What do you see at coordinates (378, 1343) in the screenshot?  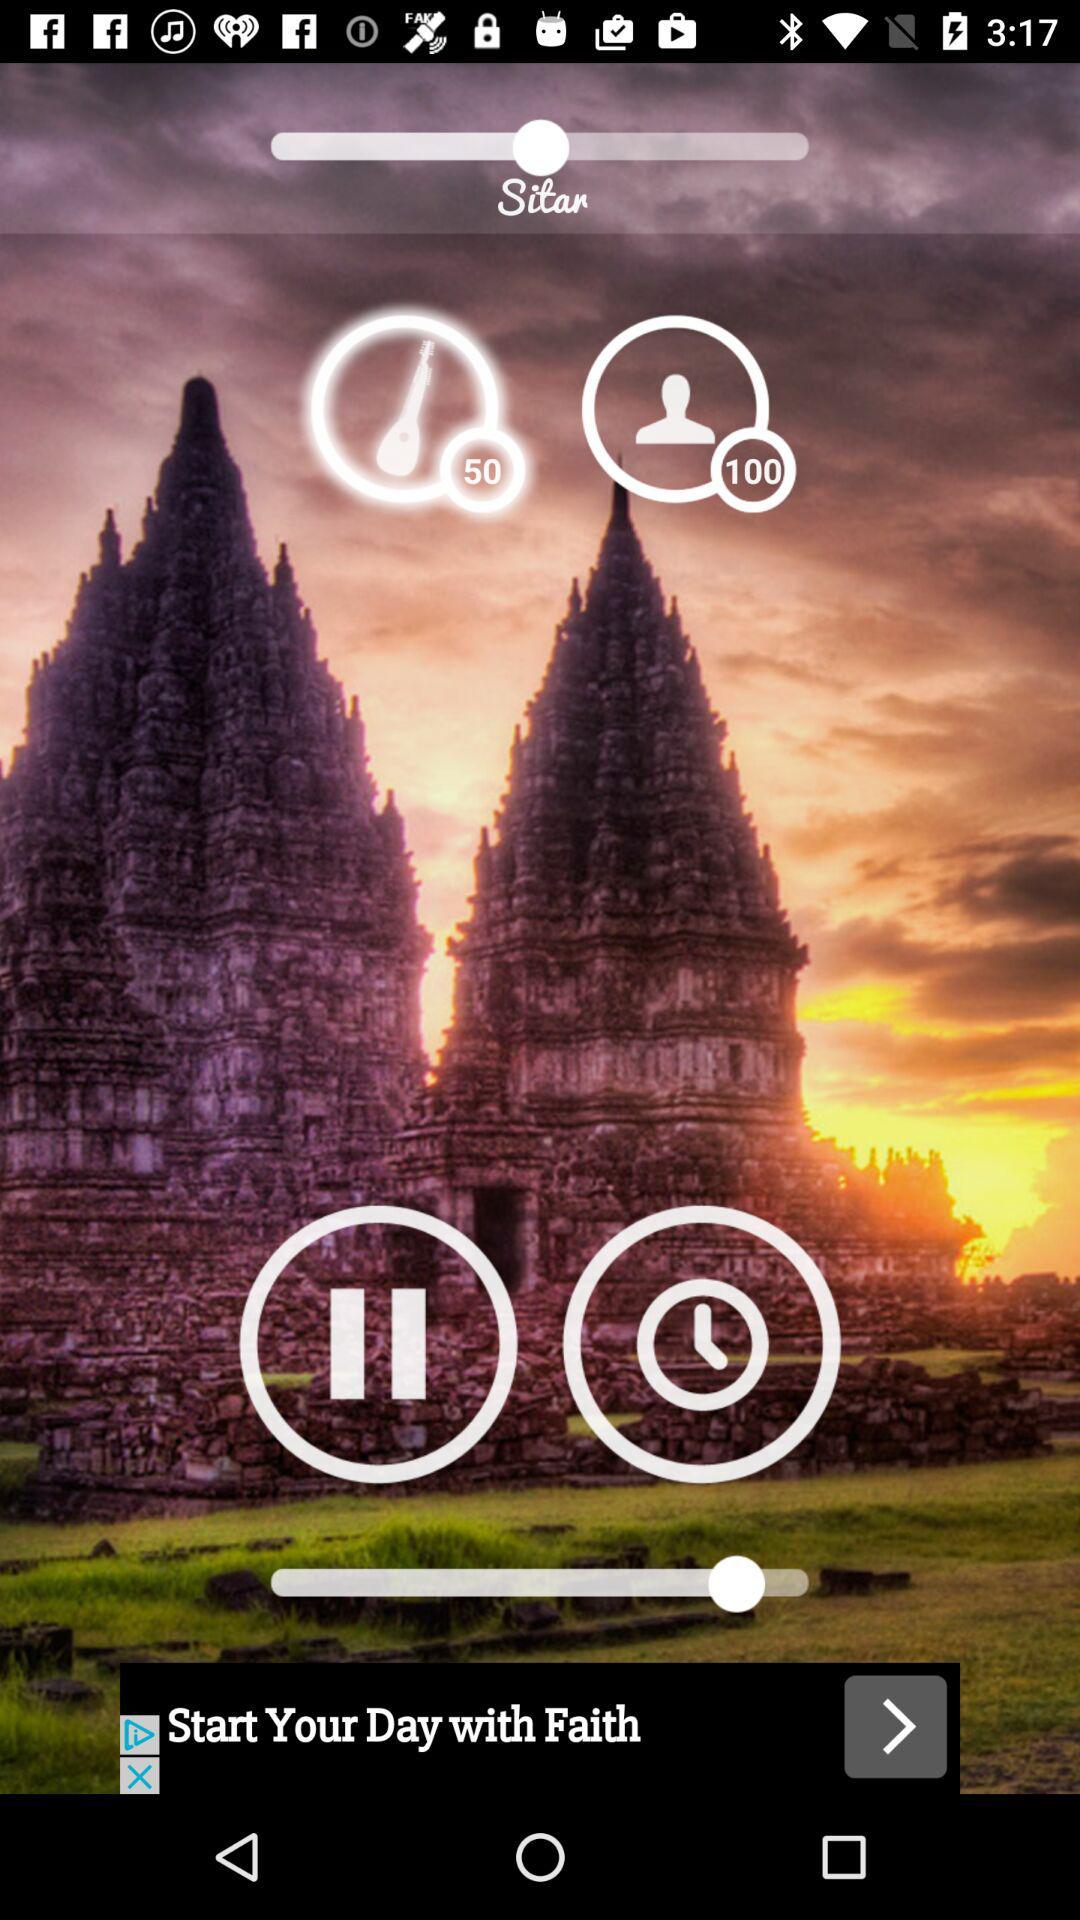 I see `pause` at bounding box center [378, 1343].